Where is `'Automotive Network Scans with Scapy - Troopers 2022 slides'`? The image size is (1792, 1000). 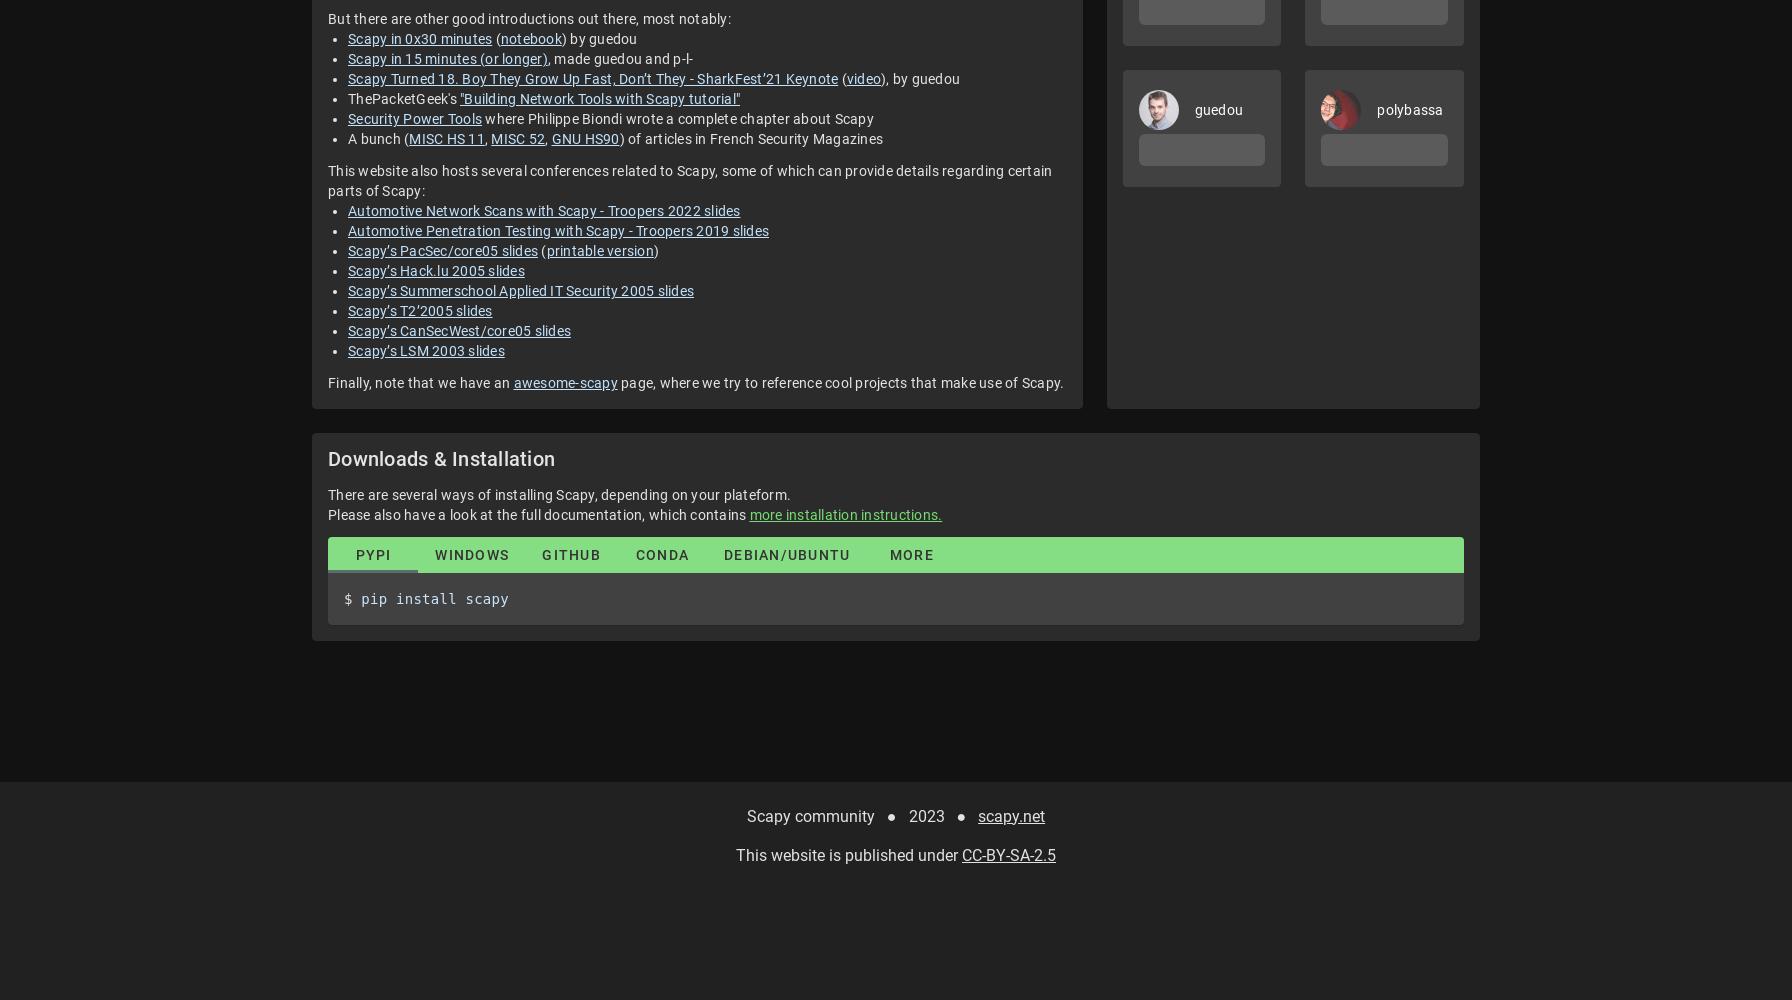
'Automotive Network Scans with Scapy - Troopers 2022 slides' is located at coordinates (544, 210).